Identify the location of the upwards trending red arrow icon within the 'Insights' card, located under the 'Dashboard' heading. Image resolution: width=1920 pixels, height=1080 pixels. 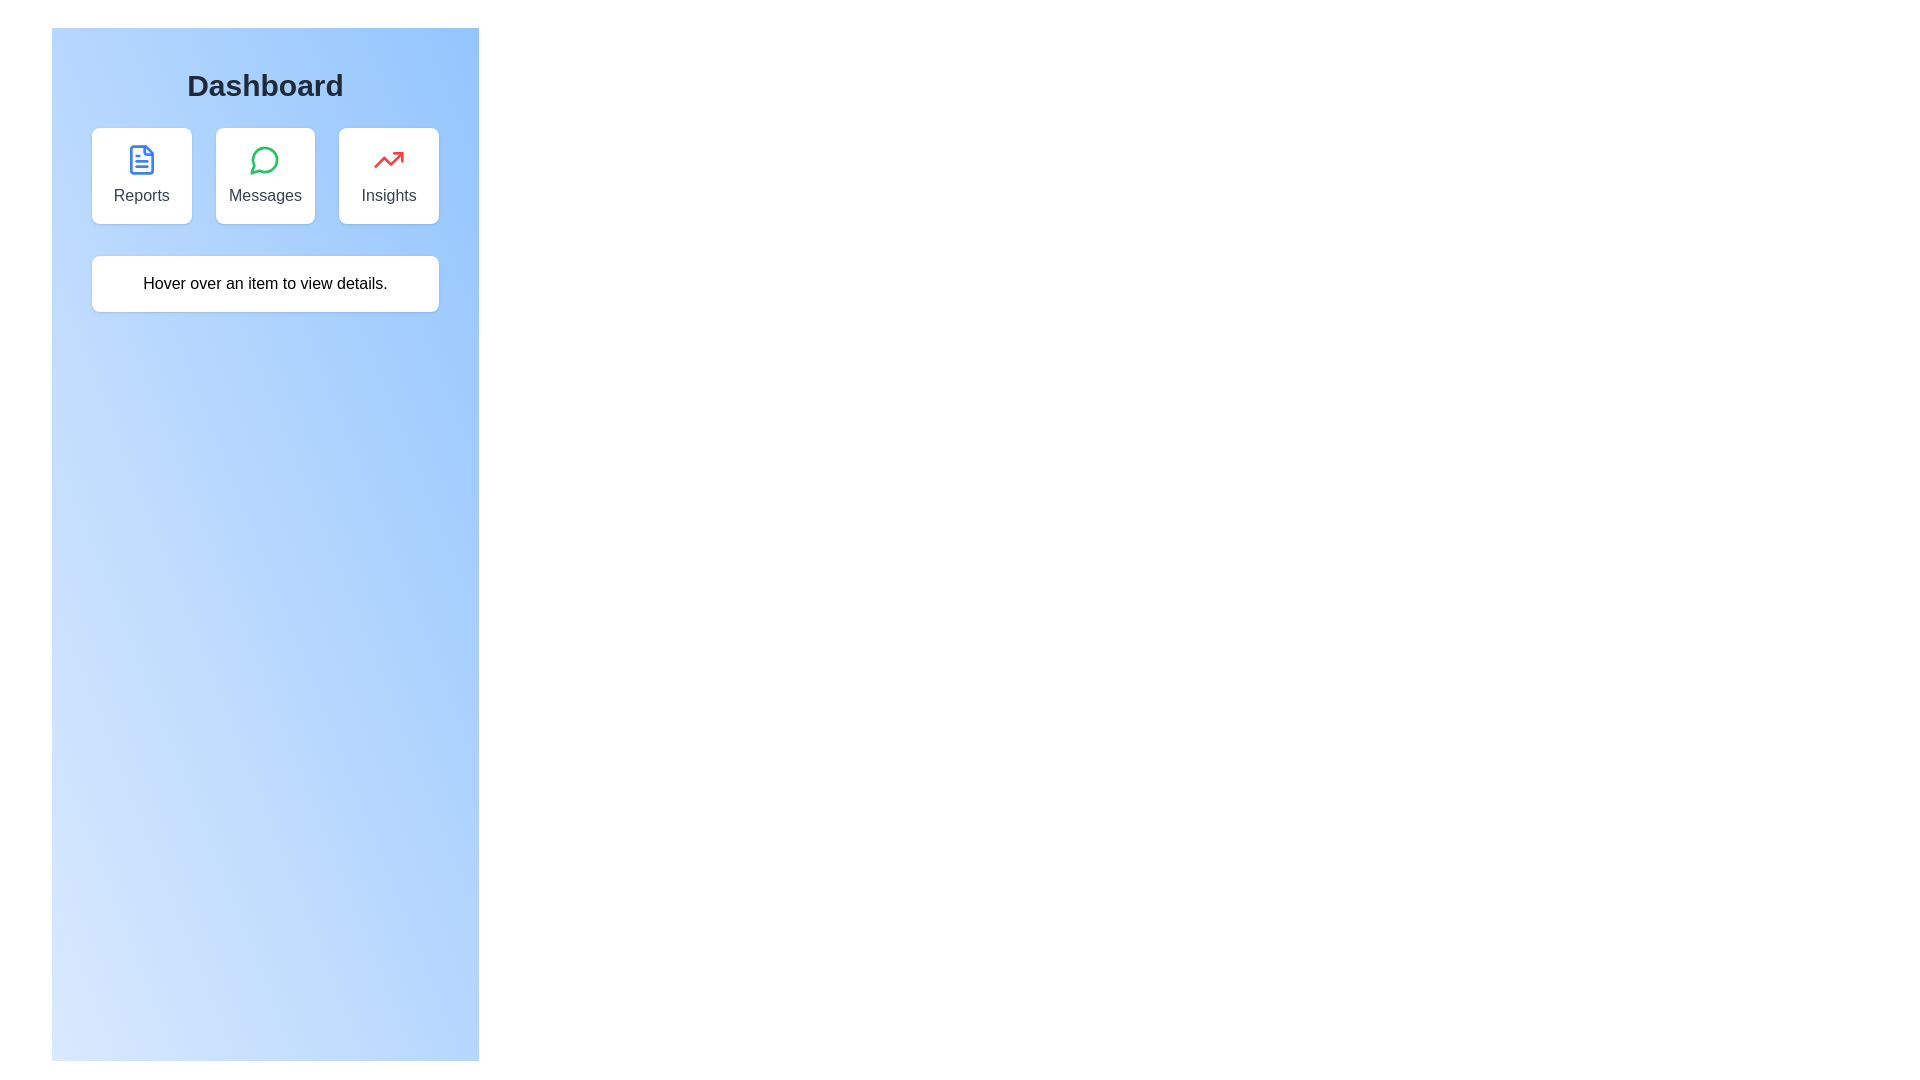
(389, 158).